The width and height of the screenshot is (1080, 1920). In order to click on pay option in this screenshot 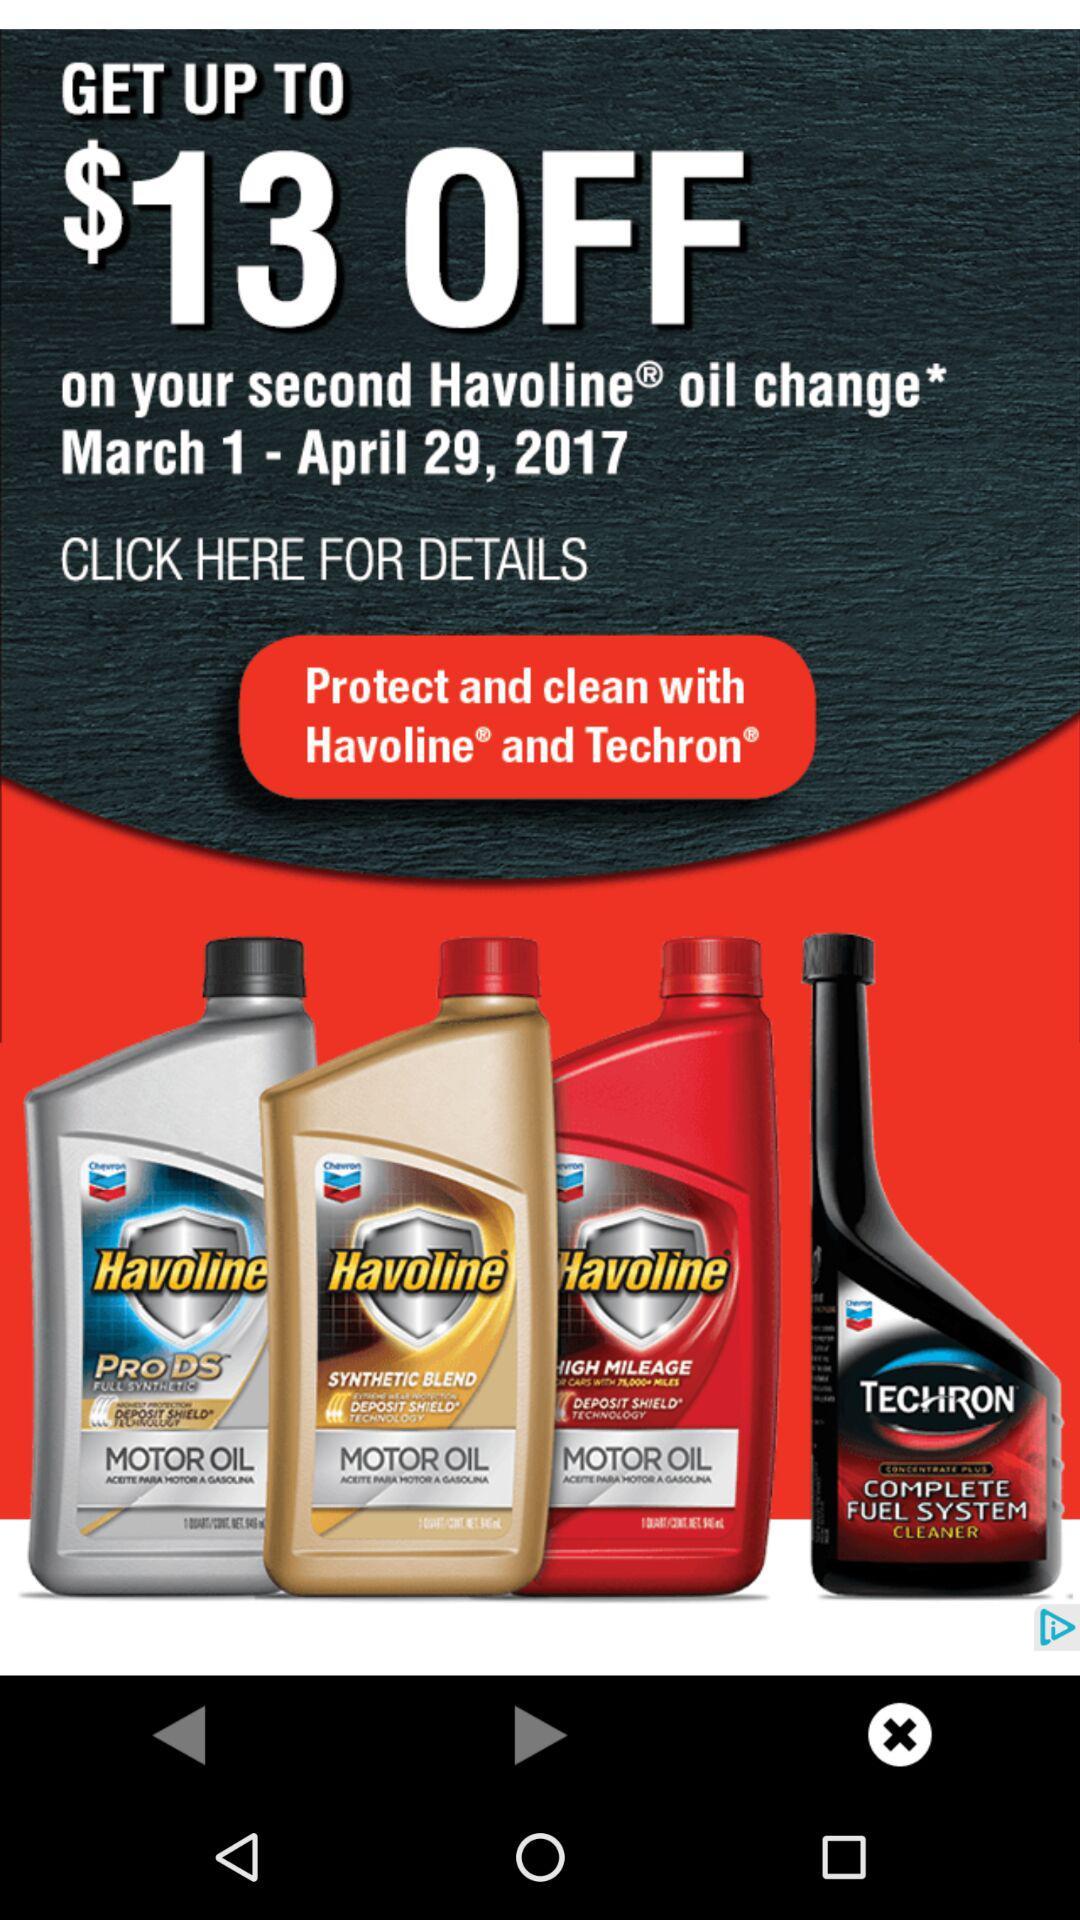, I will do `click(540, 1733)`.